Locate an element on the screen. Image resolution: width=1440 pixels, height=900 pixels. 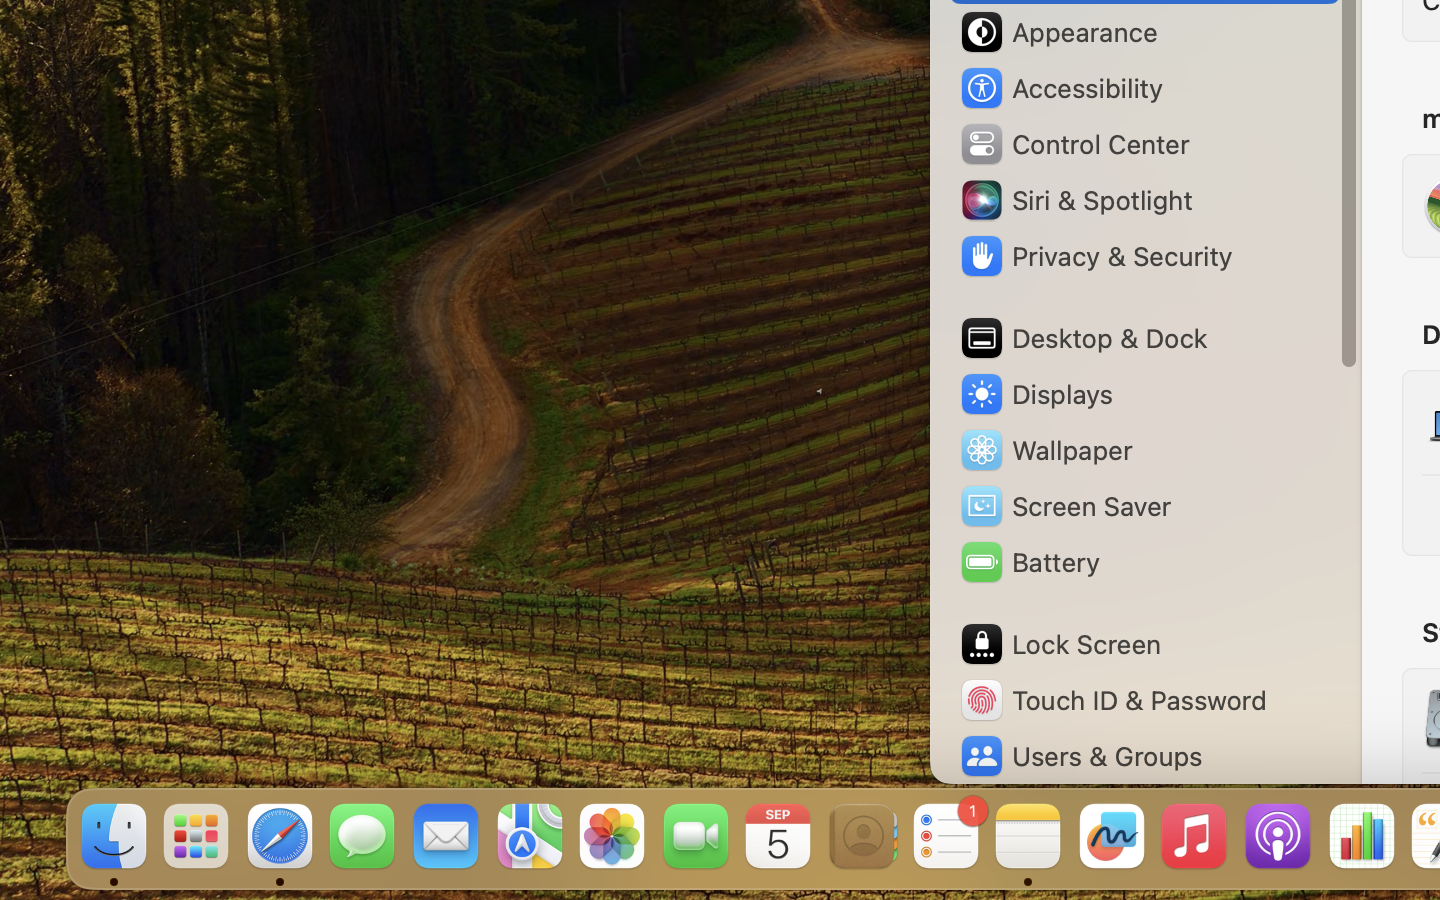
'Screen Saver' is located at coordinates (1065, 504).